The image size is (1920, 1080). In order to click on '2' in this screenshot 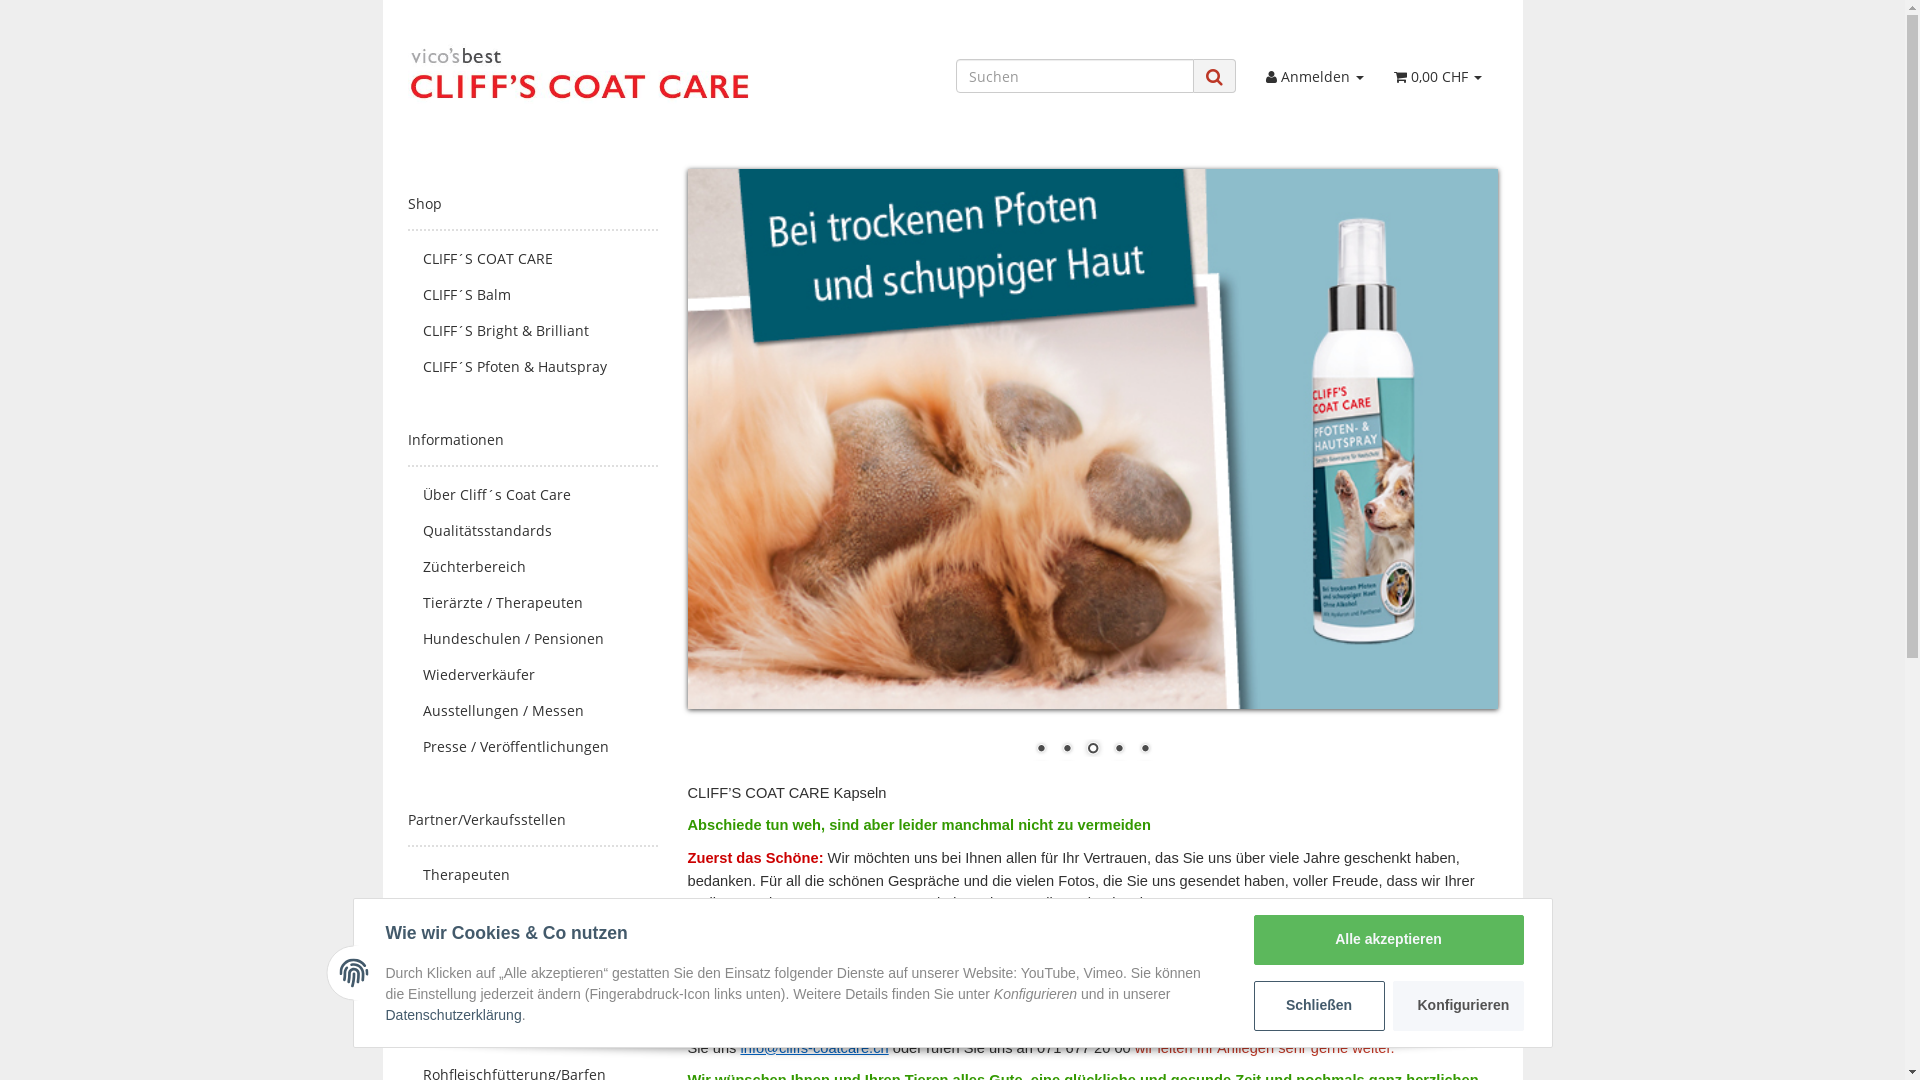, I will do `click(1065, 749)`.